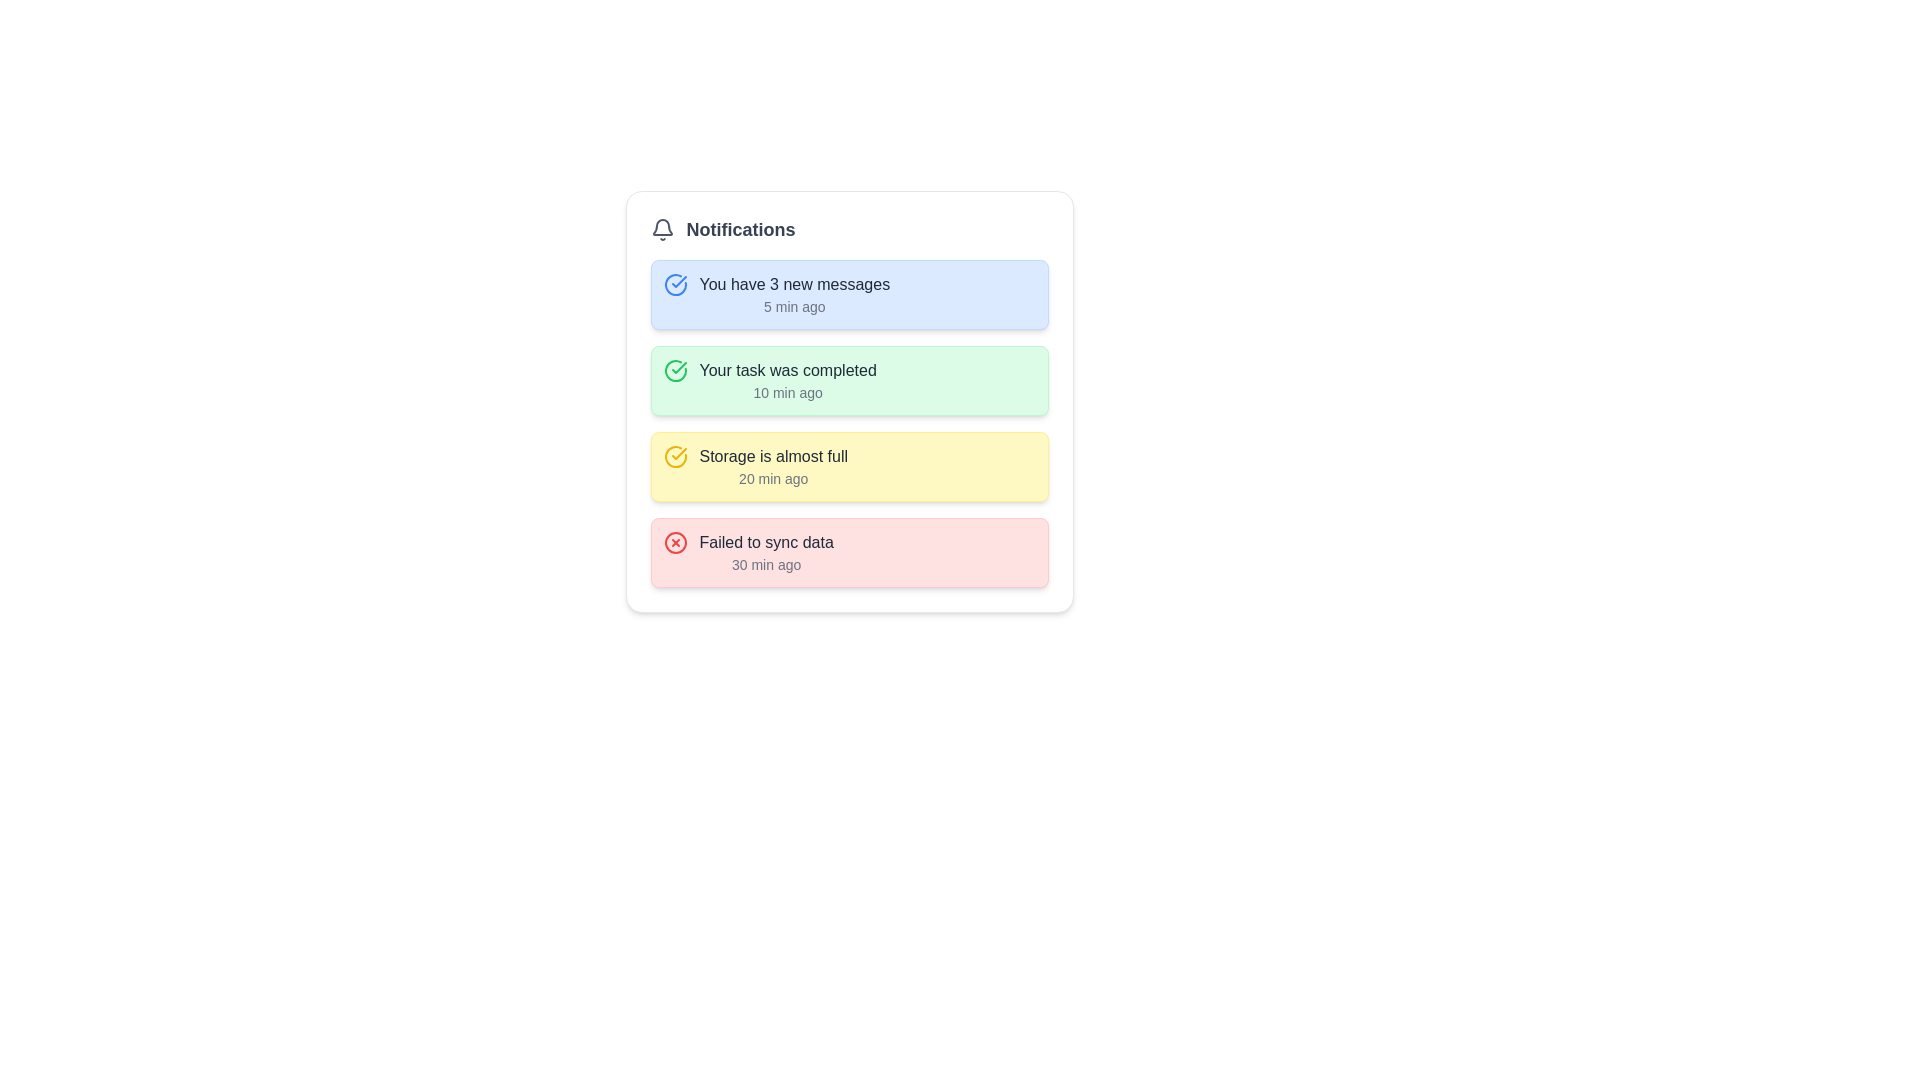 This screenshot has height=1080, width=1920. I want to click on timestamp displayed as '30 min ago' located in the bottom-right corner of the notification card under the 'Failed to sync data' message, so click(765, 564).